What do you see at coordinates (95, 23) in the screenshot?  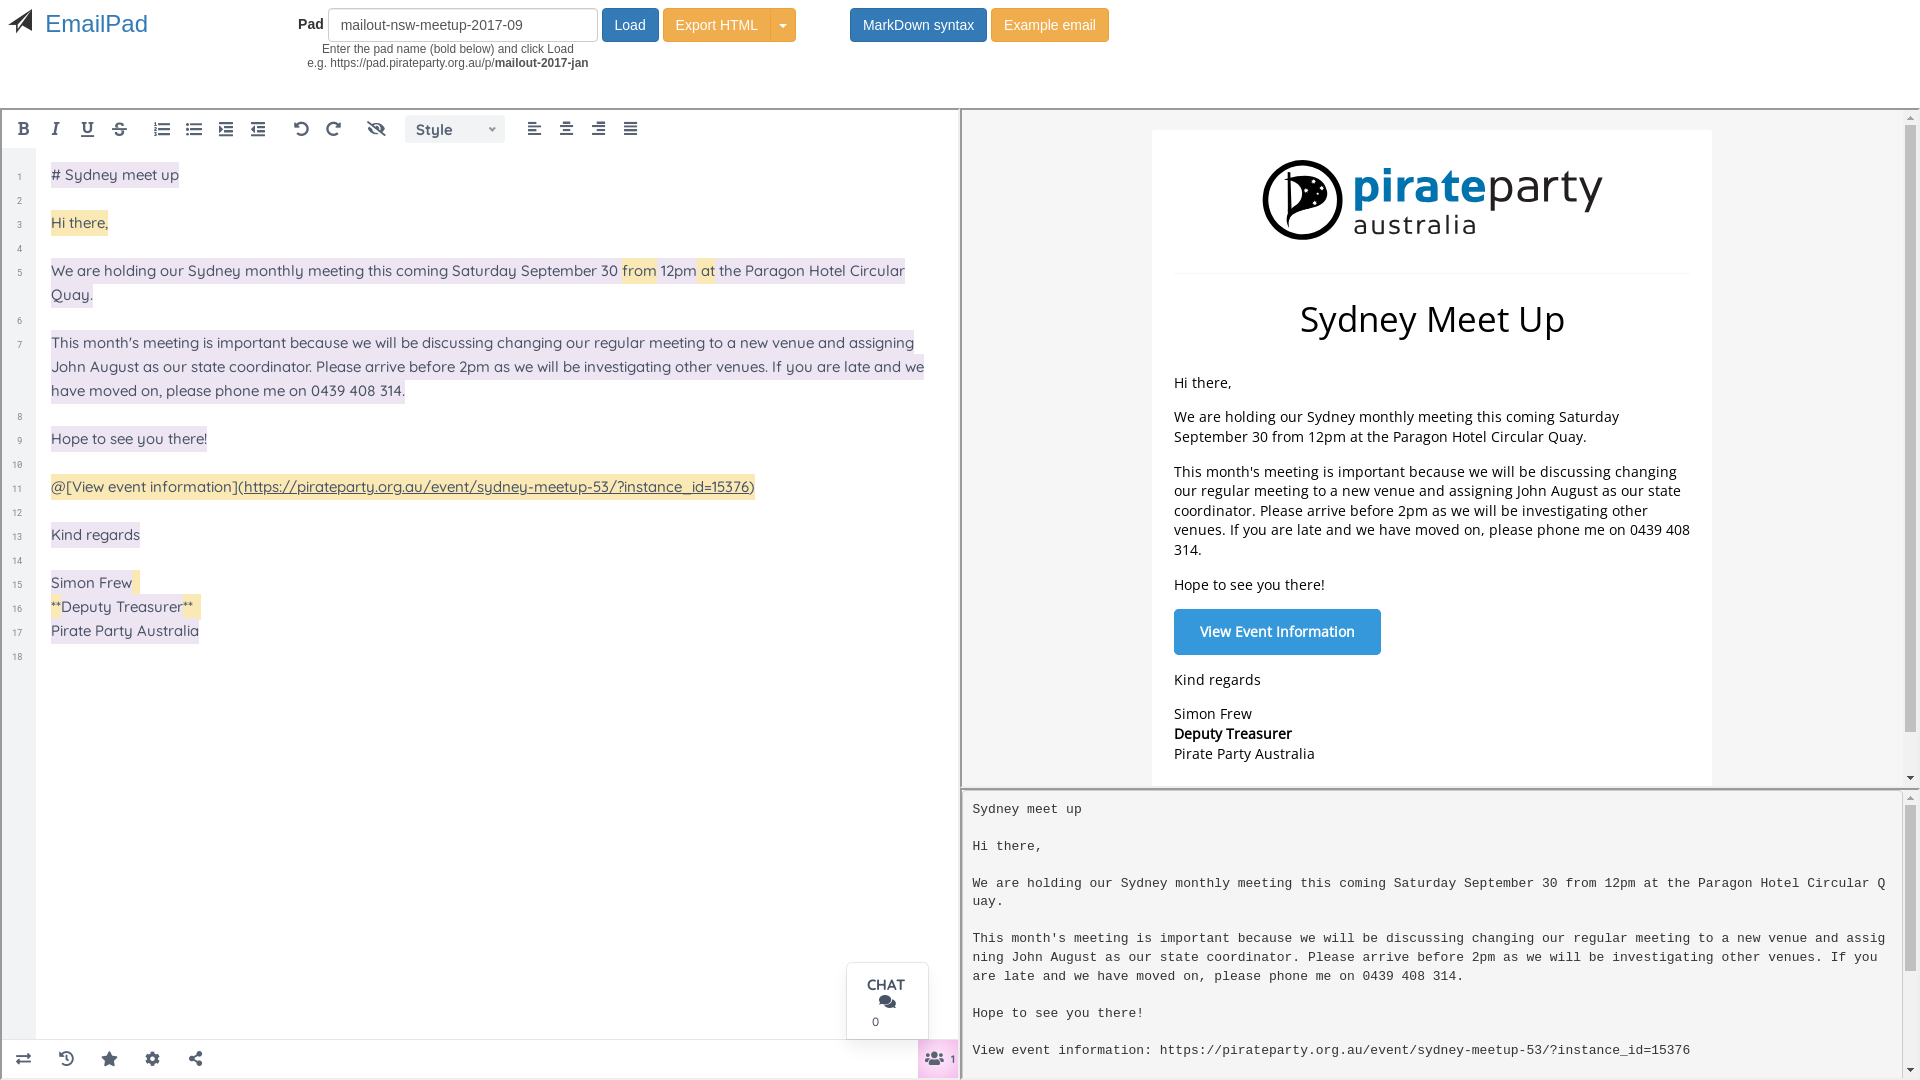 I see `'EmailPad'` at bounding box center [95, 23].